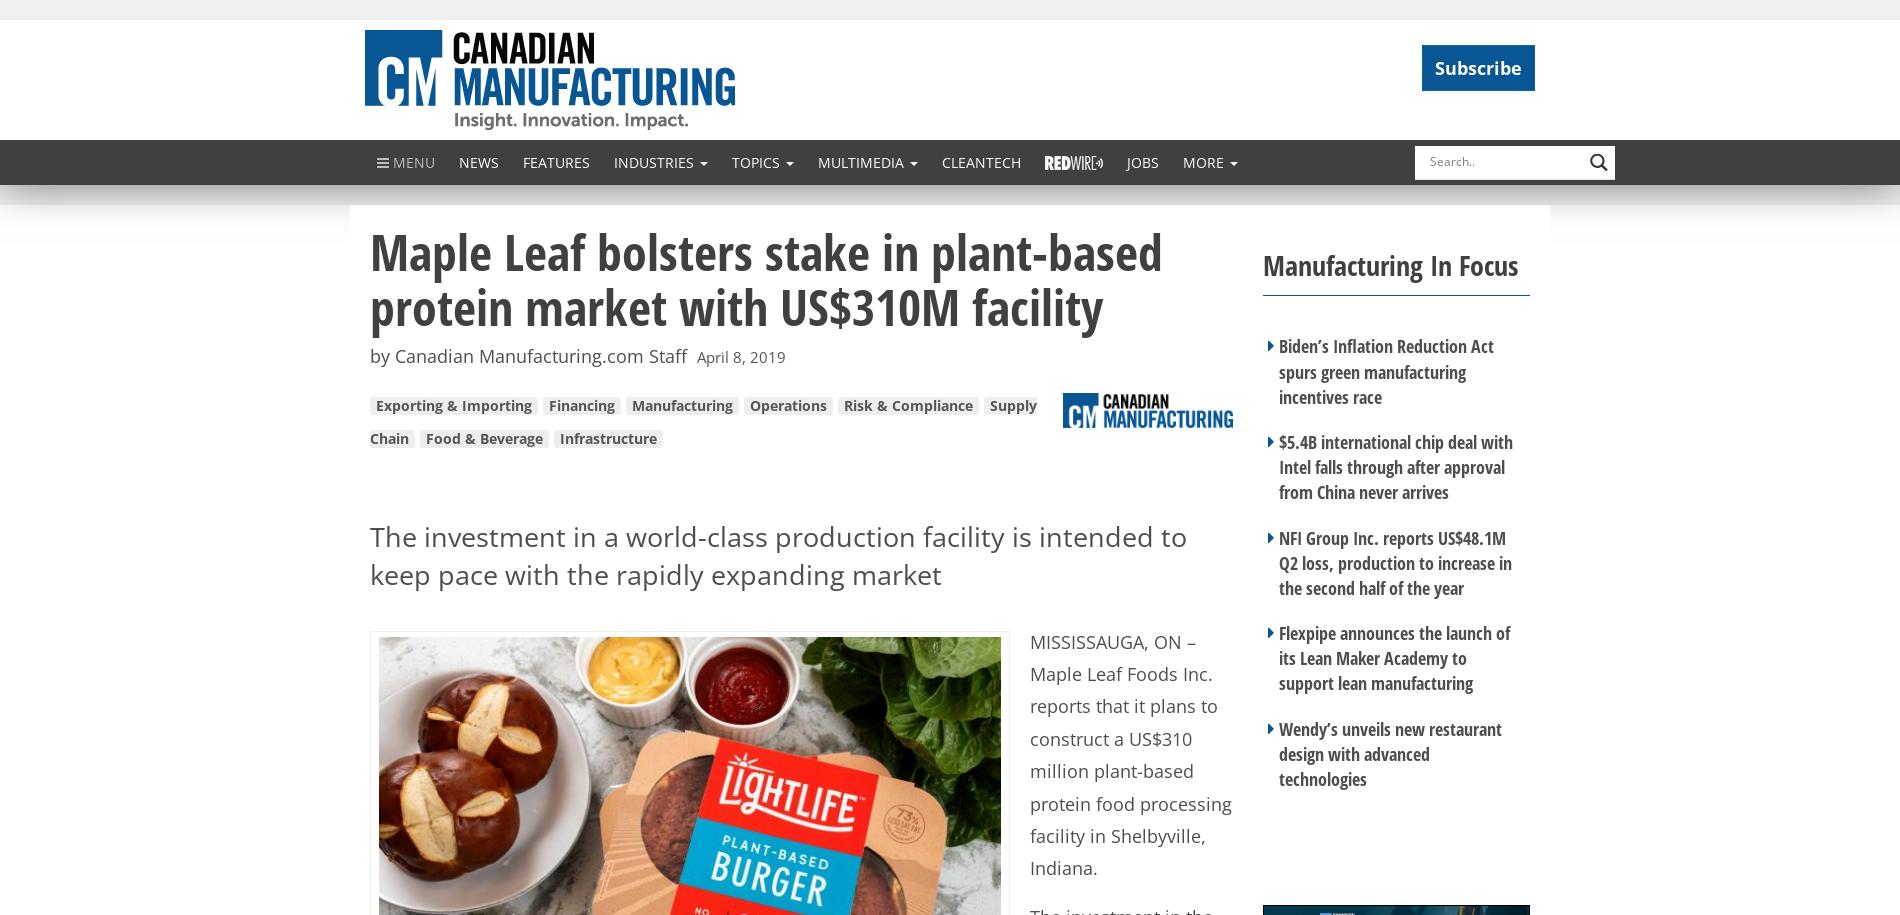  I want to click on 'Features', so click(556, 160).